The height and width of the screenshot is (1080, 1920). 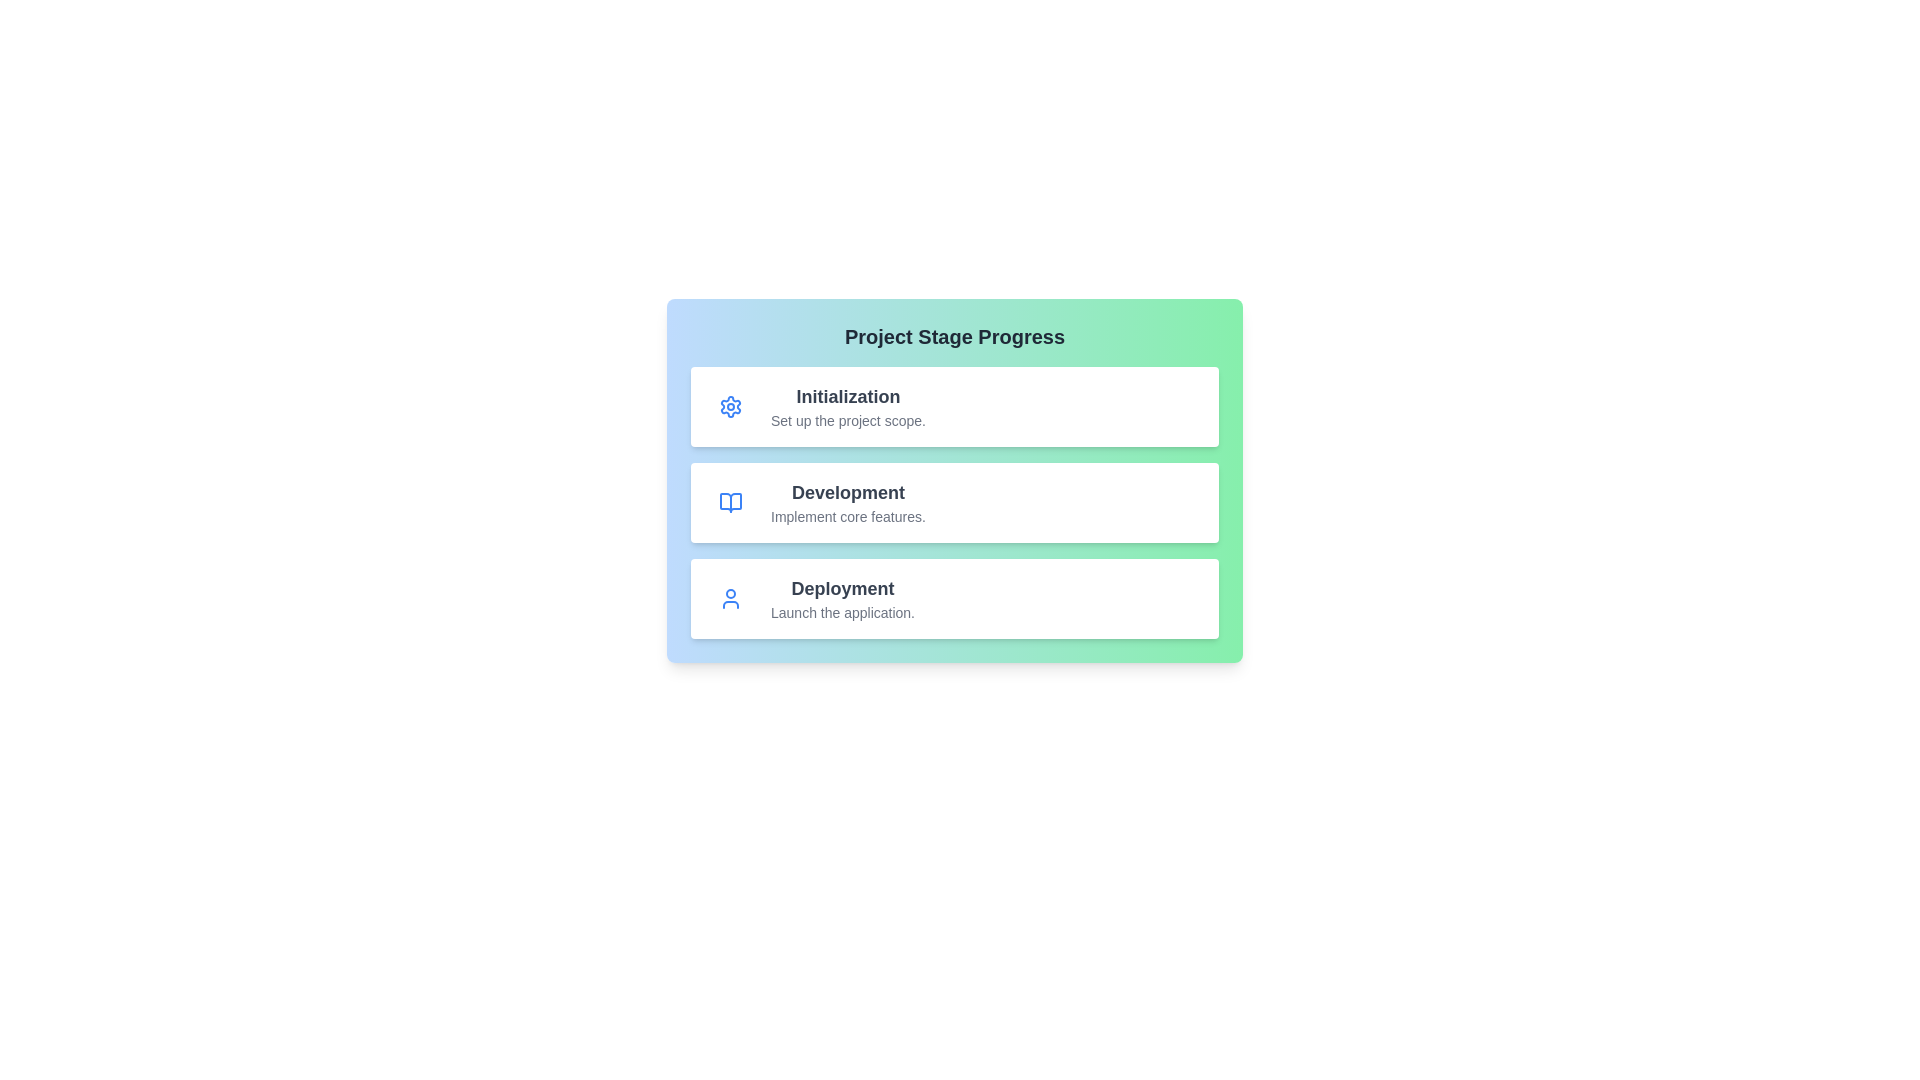 What do you see at coordinates (729, 501) in the screenshot?
I see `the open book icon, which is styled with a clean outline in blue and located next to the 'Development' label in the second row of the stacked layout` at bounding box center [729, 501].